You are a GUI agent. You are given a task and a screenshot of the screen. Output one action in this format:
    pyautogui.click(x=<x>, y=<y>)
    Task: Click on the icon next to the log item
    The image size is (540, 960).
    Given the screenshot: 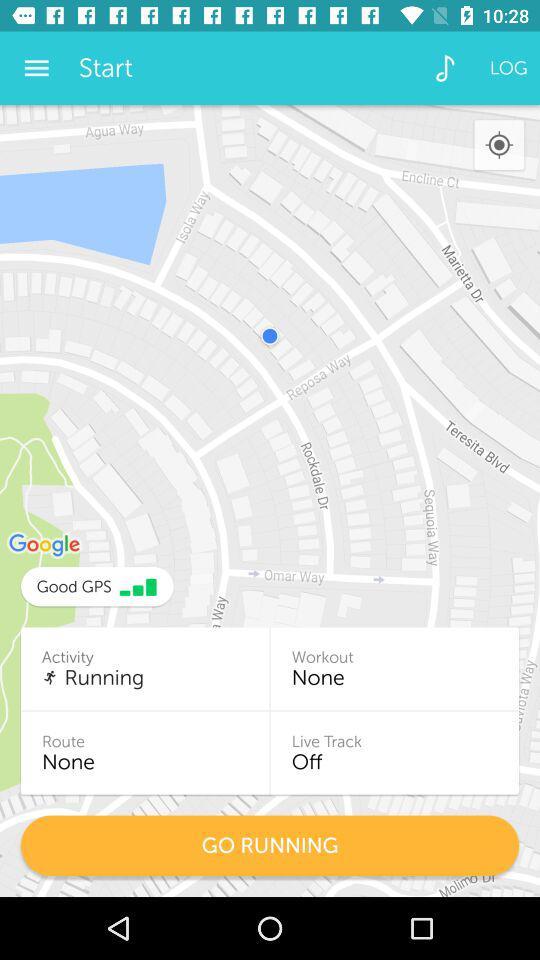 What is the action you would take?
    pyautogui.click(x=445, y=68)
    